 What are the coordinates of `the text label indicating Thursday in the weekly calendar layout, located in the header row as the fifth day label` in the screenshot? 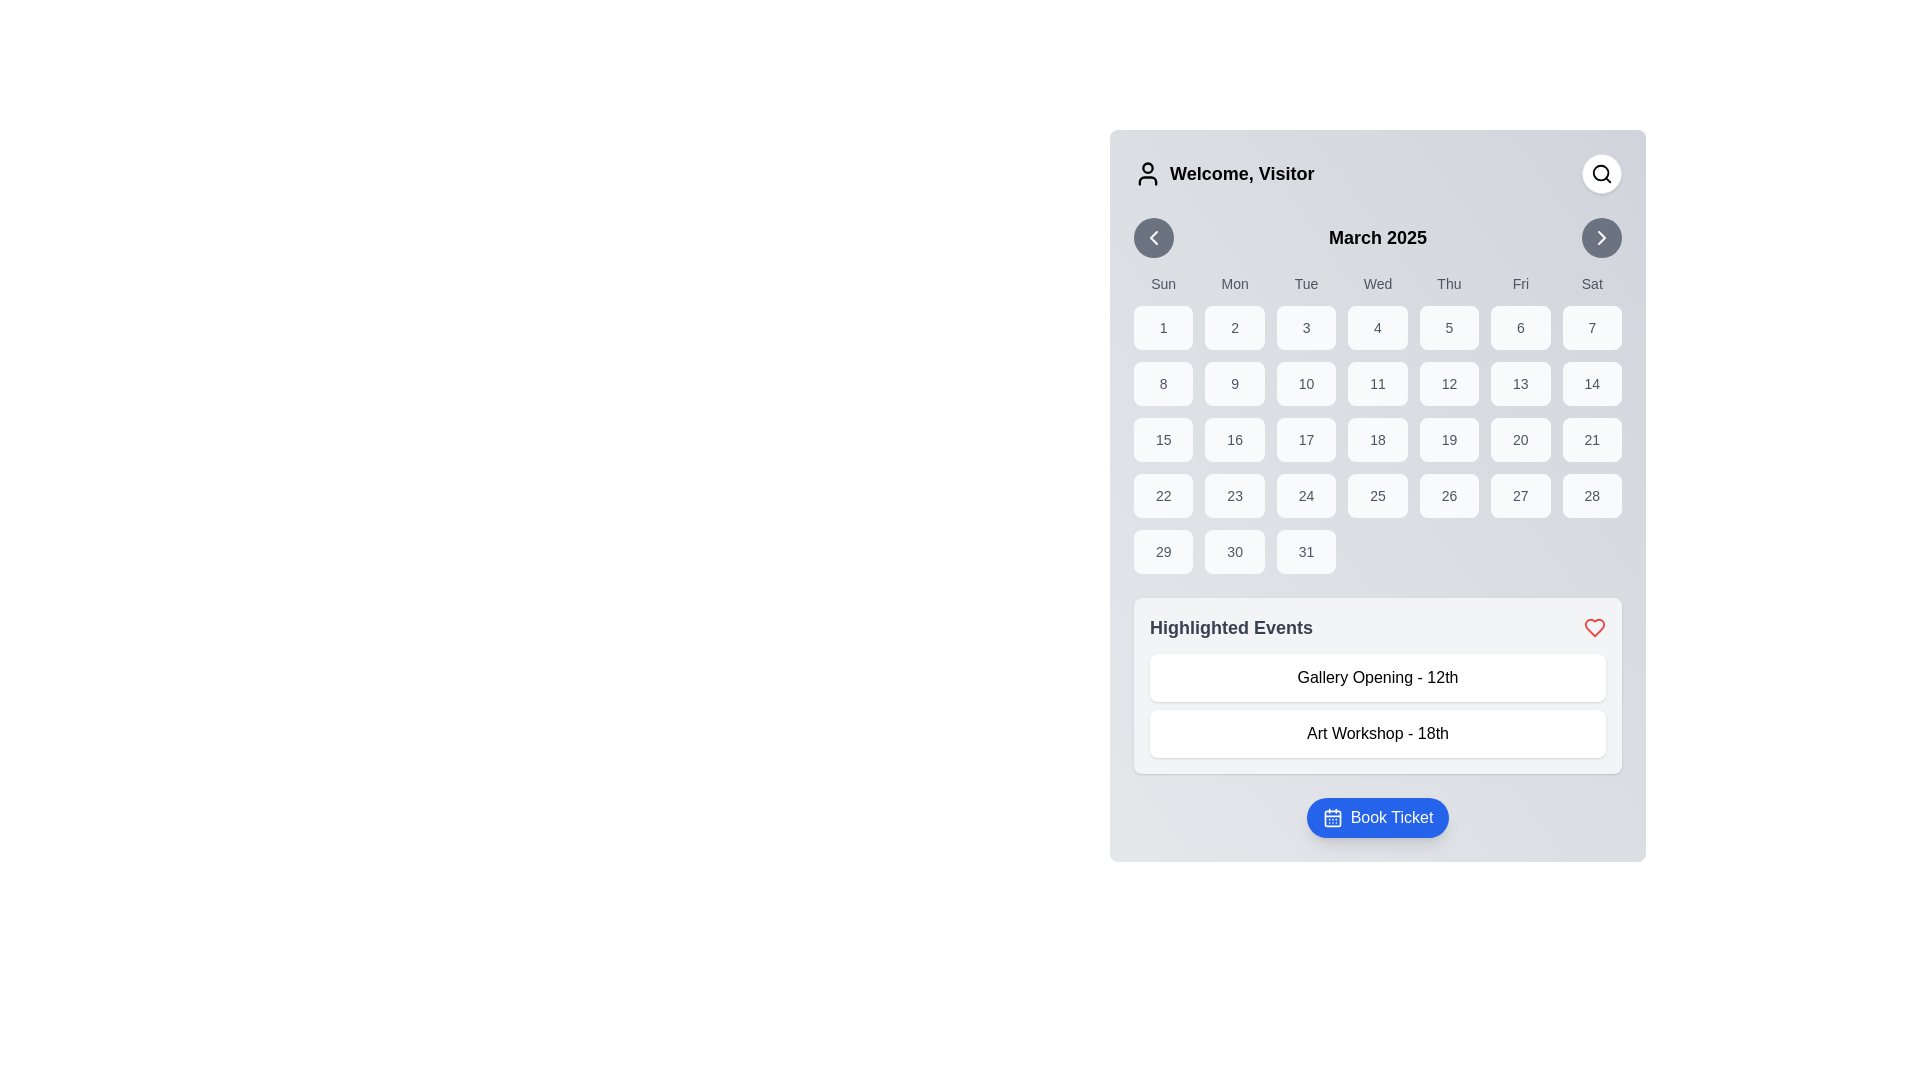 It's located at (1449, 284).